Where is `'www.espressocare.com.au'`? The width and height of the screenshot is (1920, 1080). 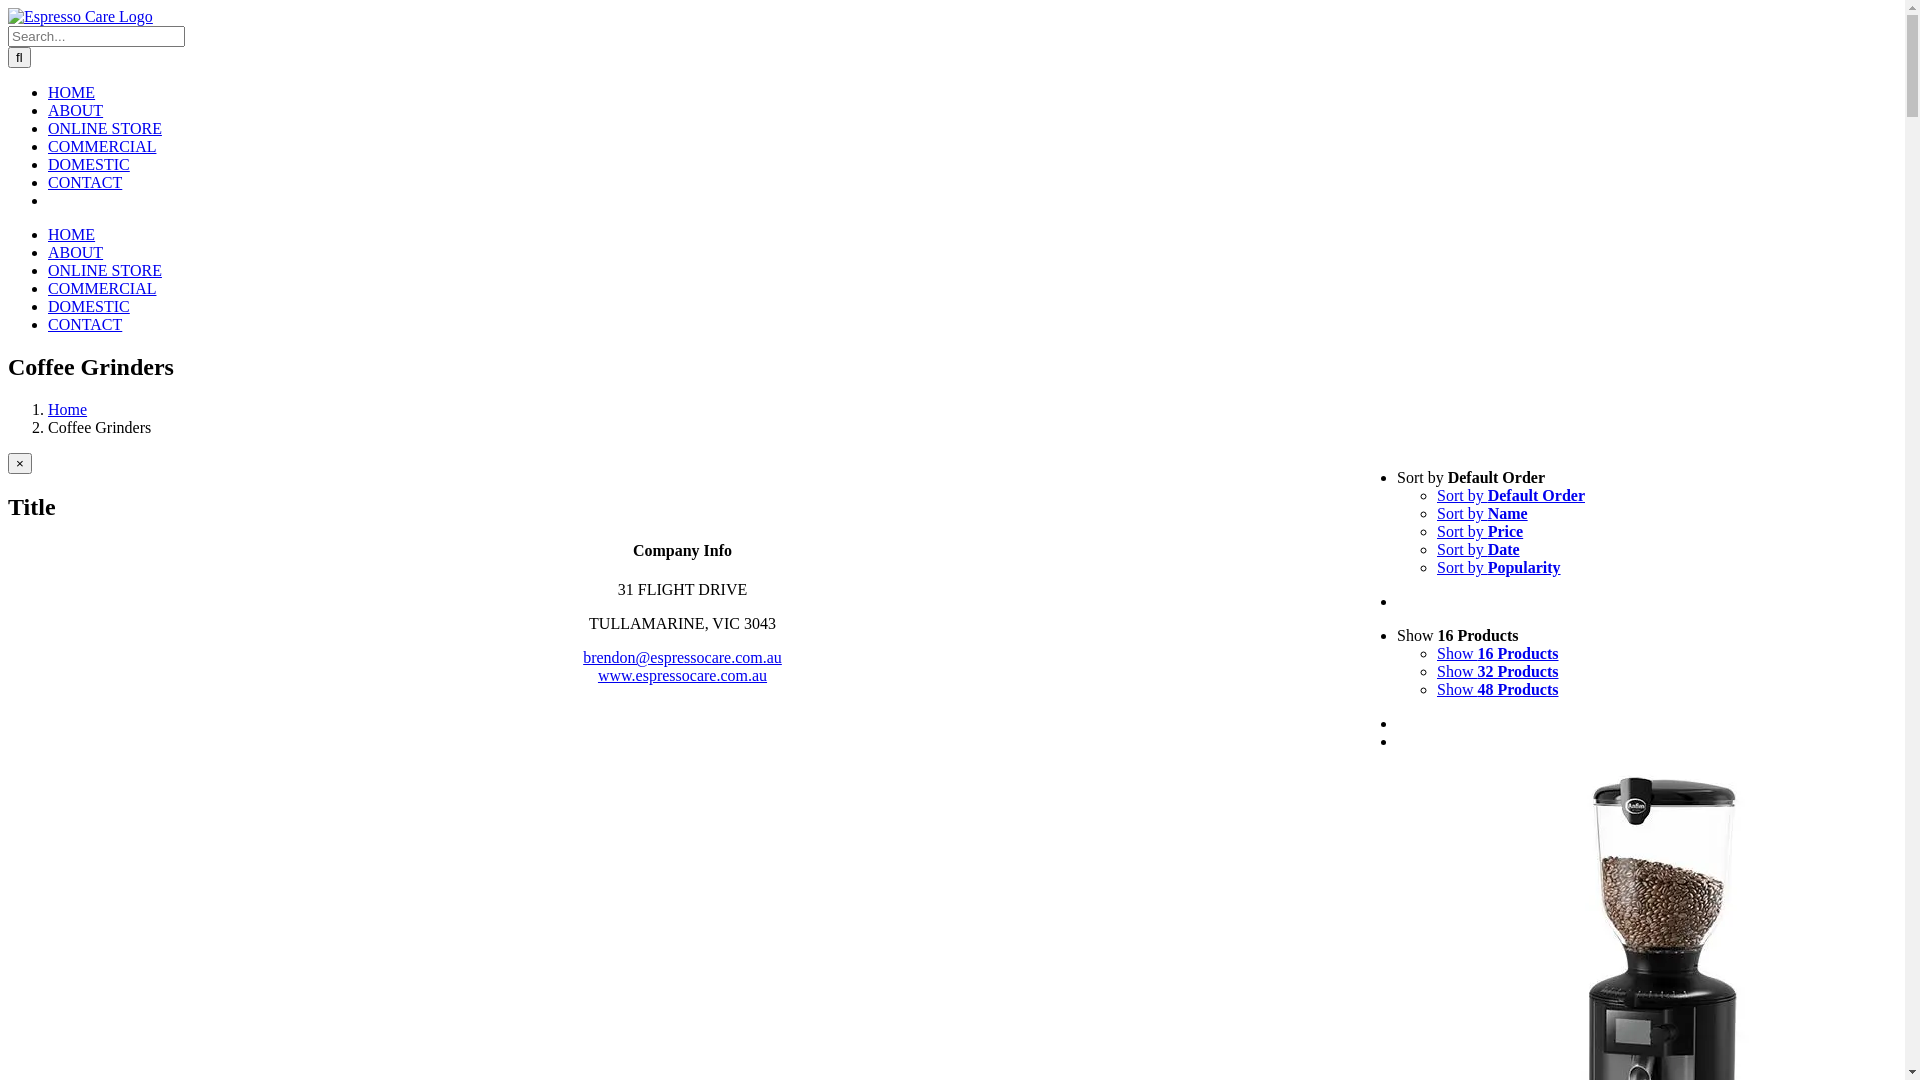 'www.espressocare.com.au' is located at coordinates (597, 675).